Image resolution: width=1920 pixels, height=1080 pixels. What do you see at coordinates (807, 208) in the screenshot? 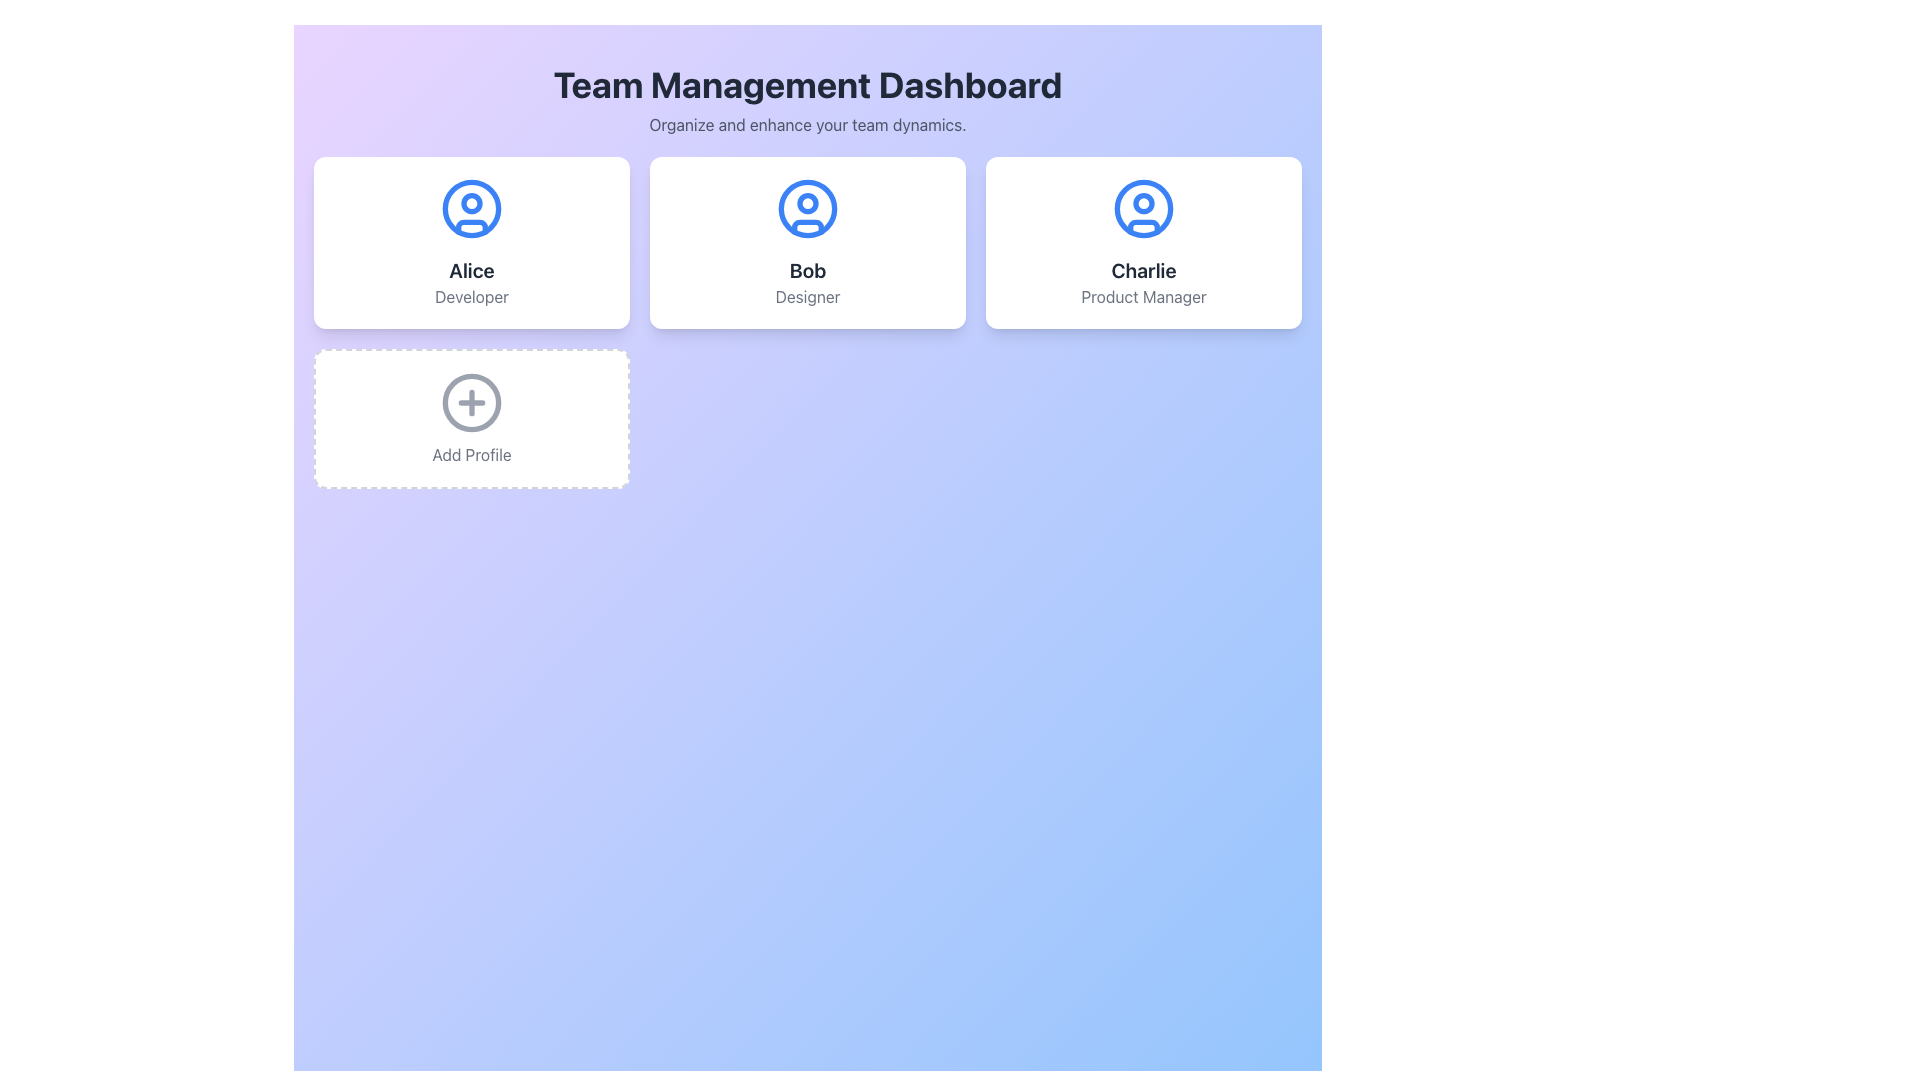
I see `the circular user profile silhouette icon with a blue outline and white background, located at the top center of the profile card labeled 'Bob Designer'` at bounding box center [807, 208].